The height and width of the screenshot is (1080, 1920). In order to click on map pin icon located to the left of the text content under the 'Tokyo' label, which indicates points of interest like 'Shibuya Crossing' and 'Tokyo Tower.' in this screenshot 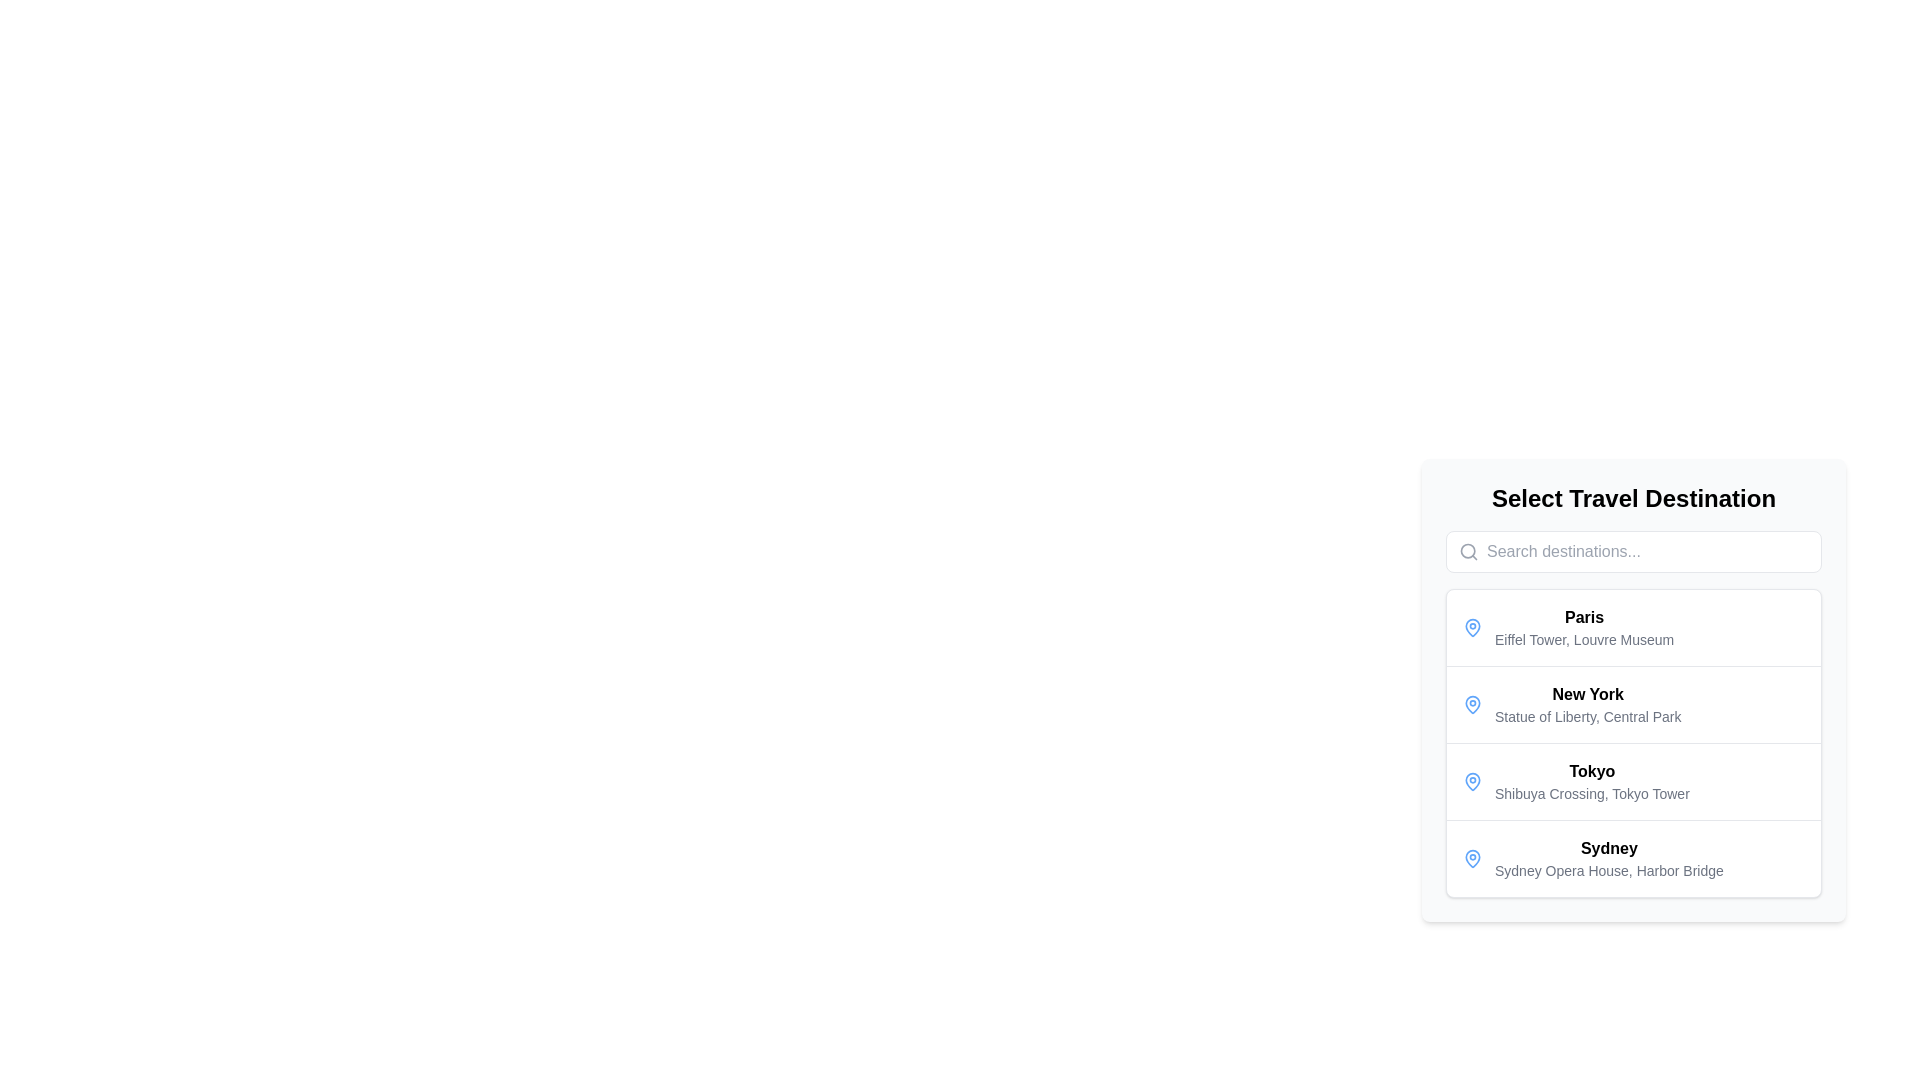, I will do `click(1473, 781)`.